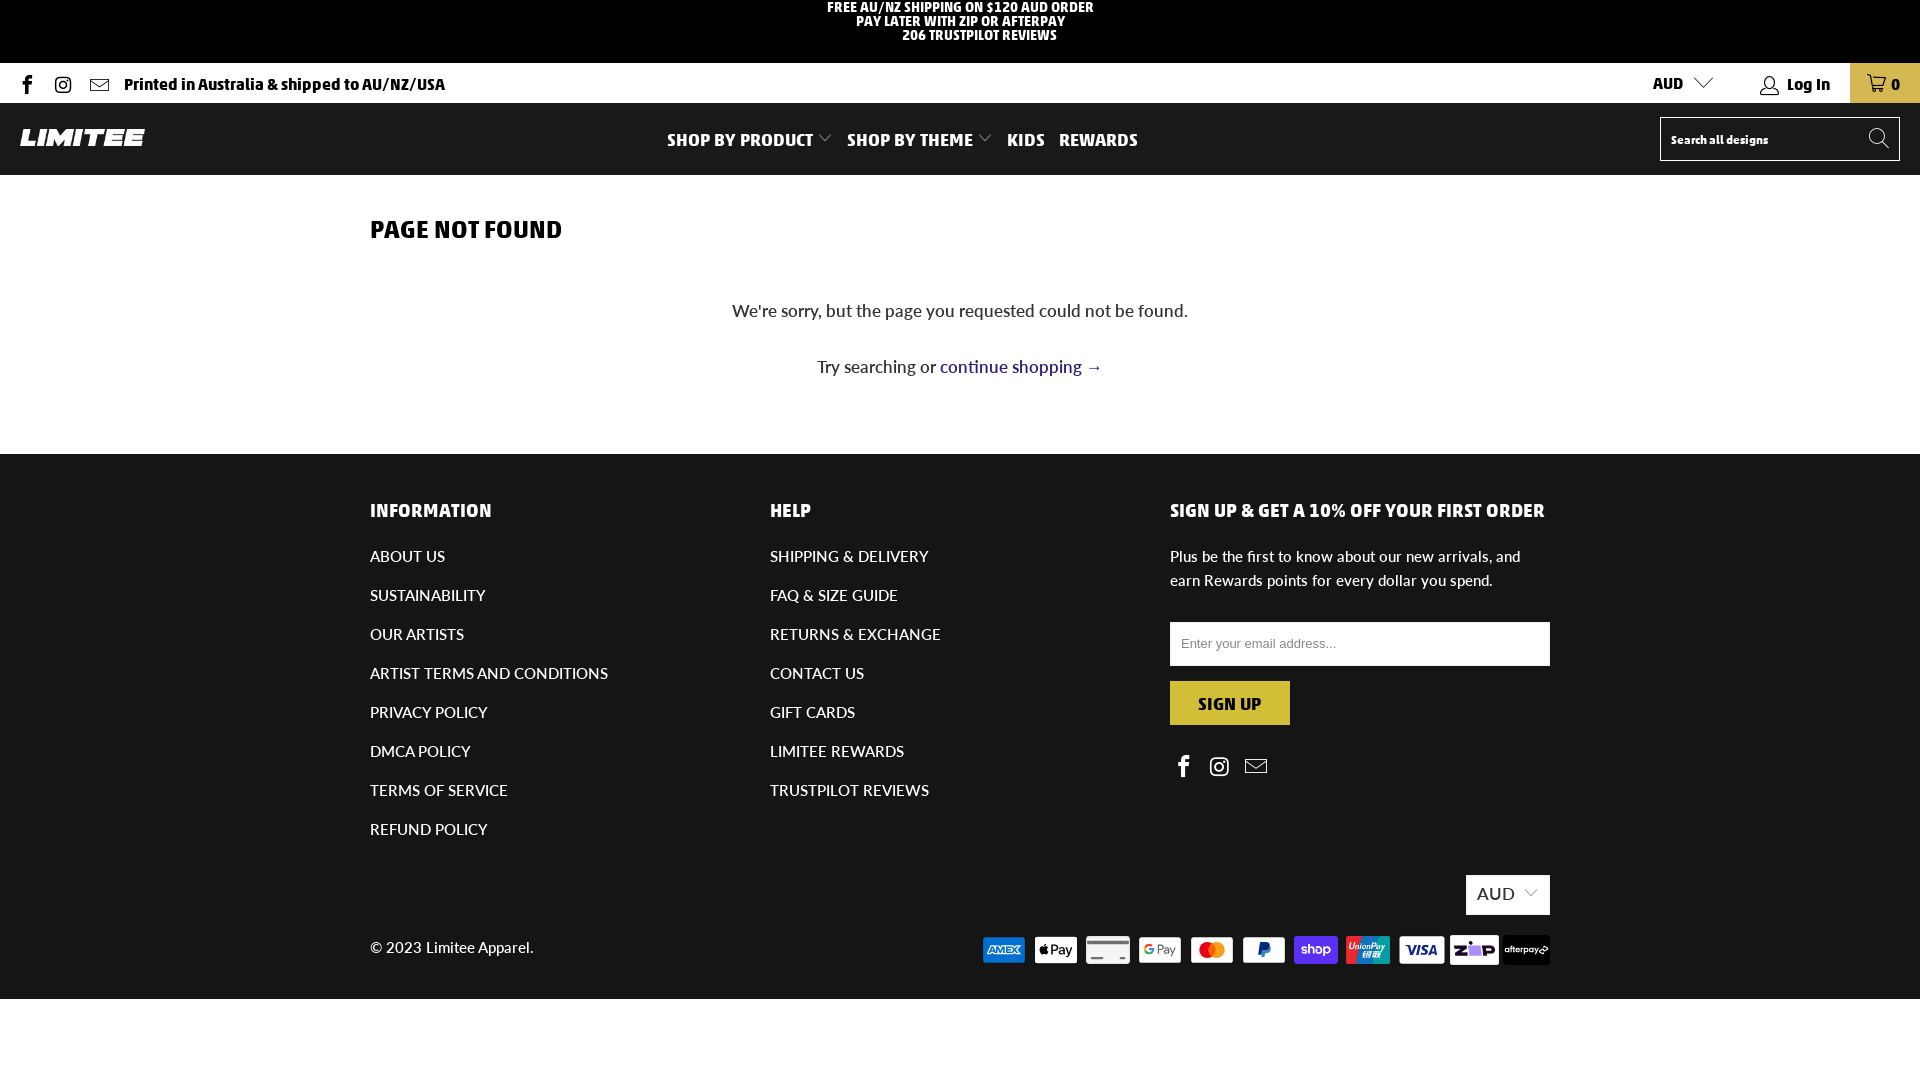  What do you see at coordinates (369, 829) in the screenshot?
I see `'REFUND POLICY'` at bounding box center [369, 829].